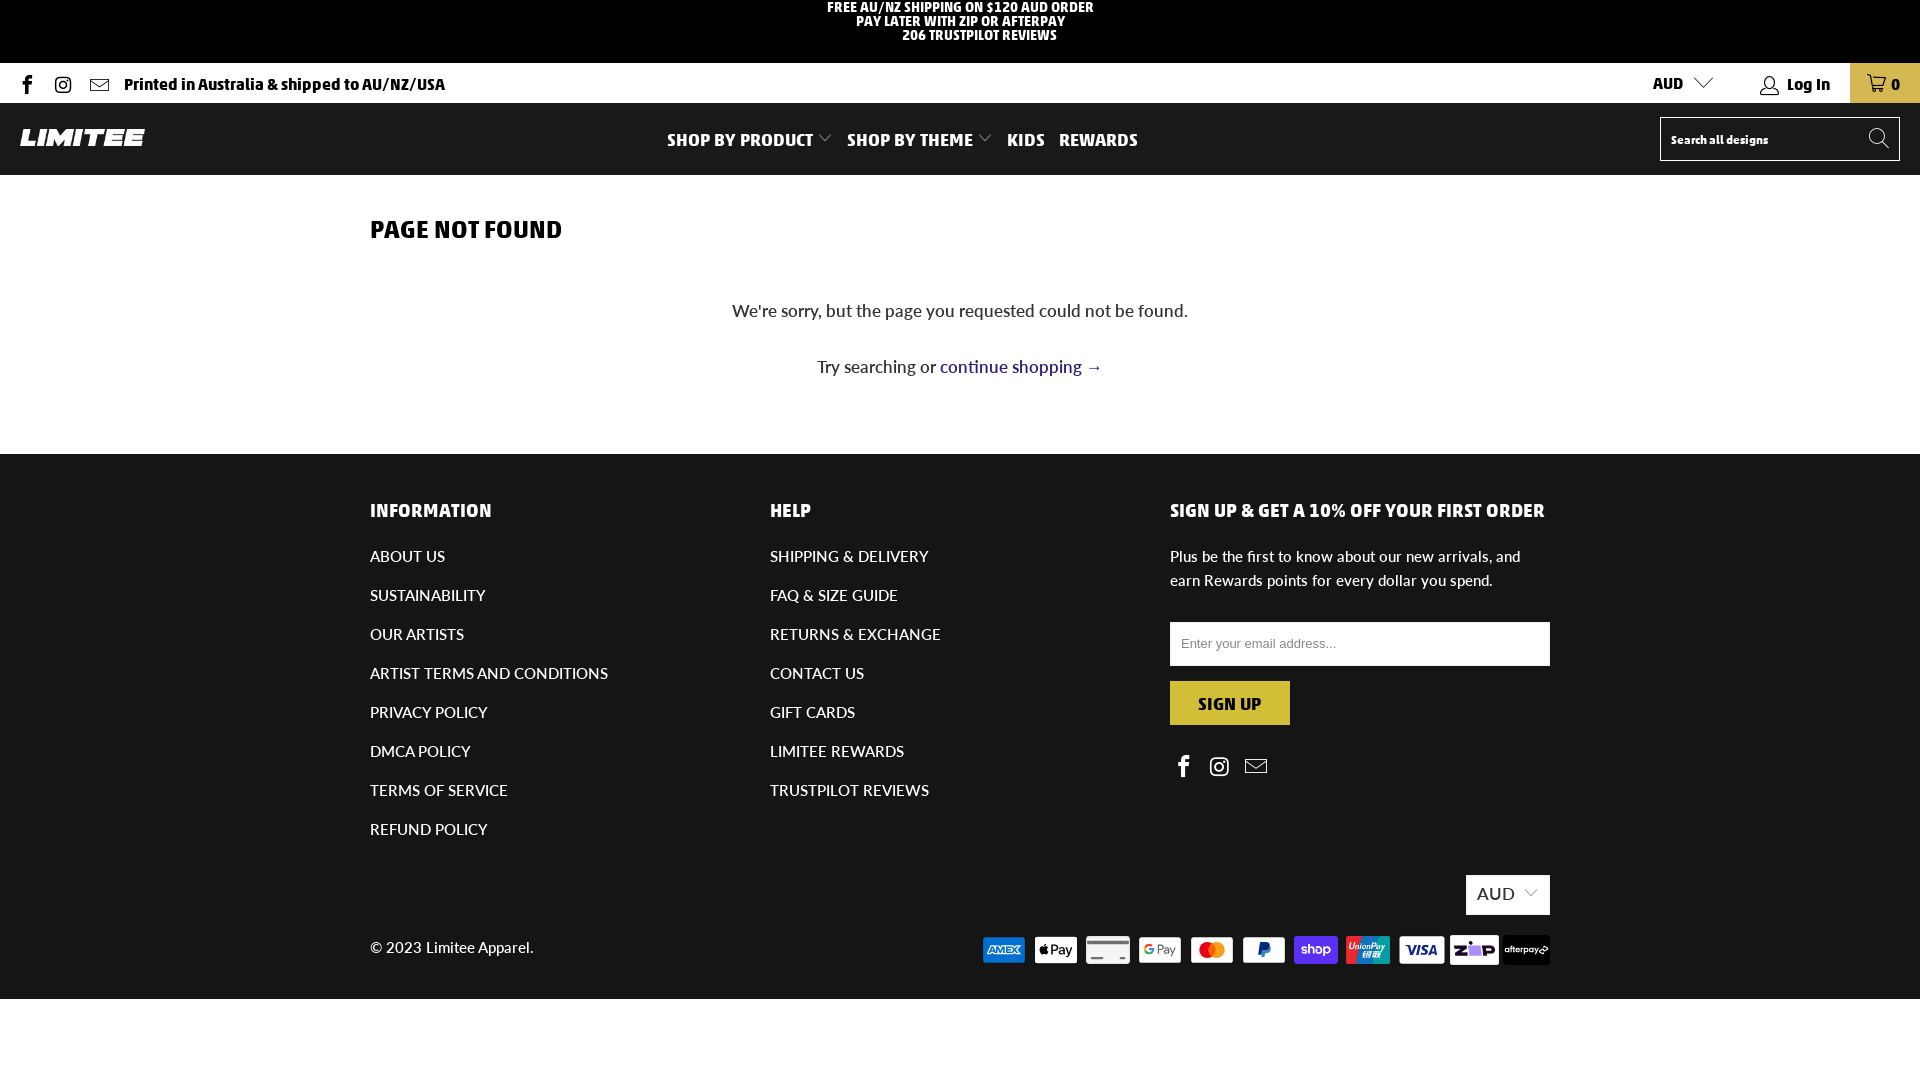  What do you see at coordinates (369, 829) in the screenshot?
I see `'REFUND POLICY'` at bounding box center [369, 829].